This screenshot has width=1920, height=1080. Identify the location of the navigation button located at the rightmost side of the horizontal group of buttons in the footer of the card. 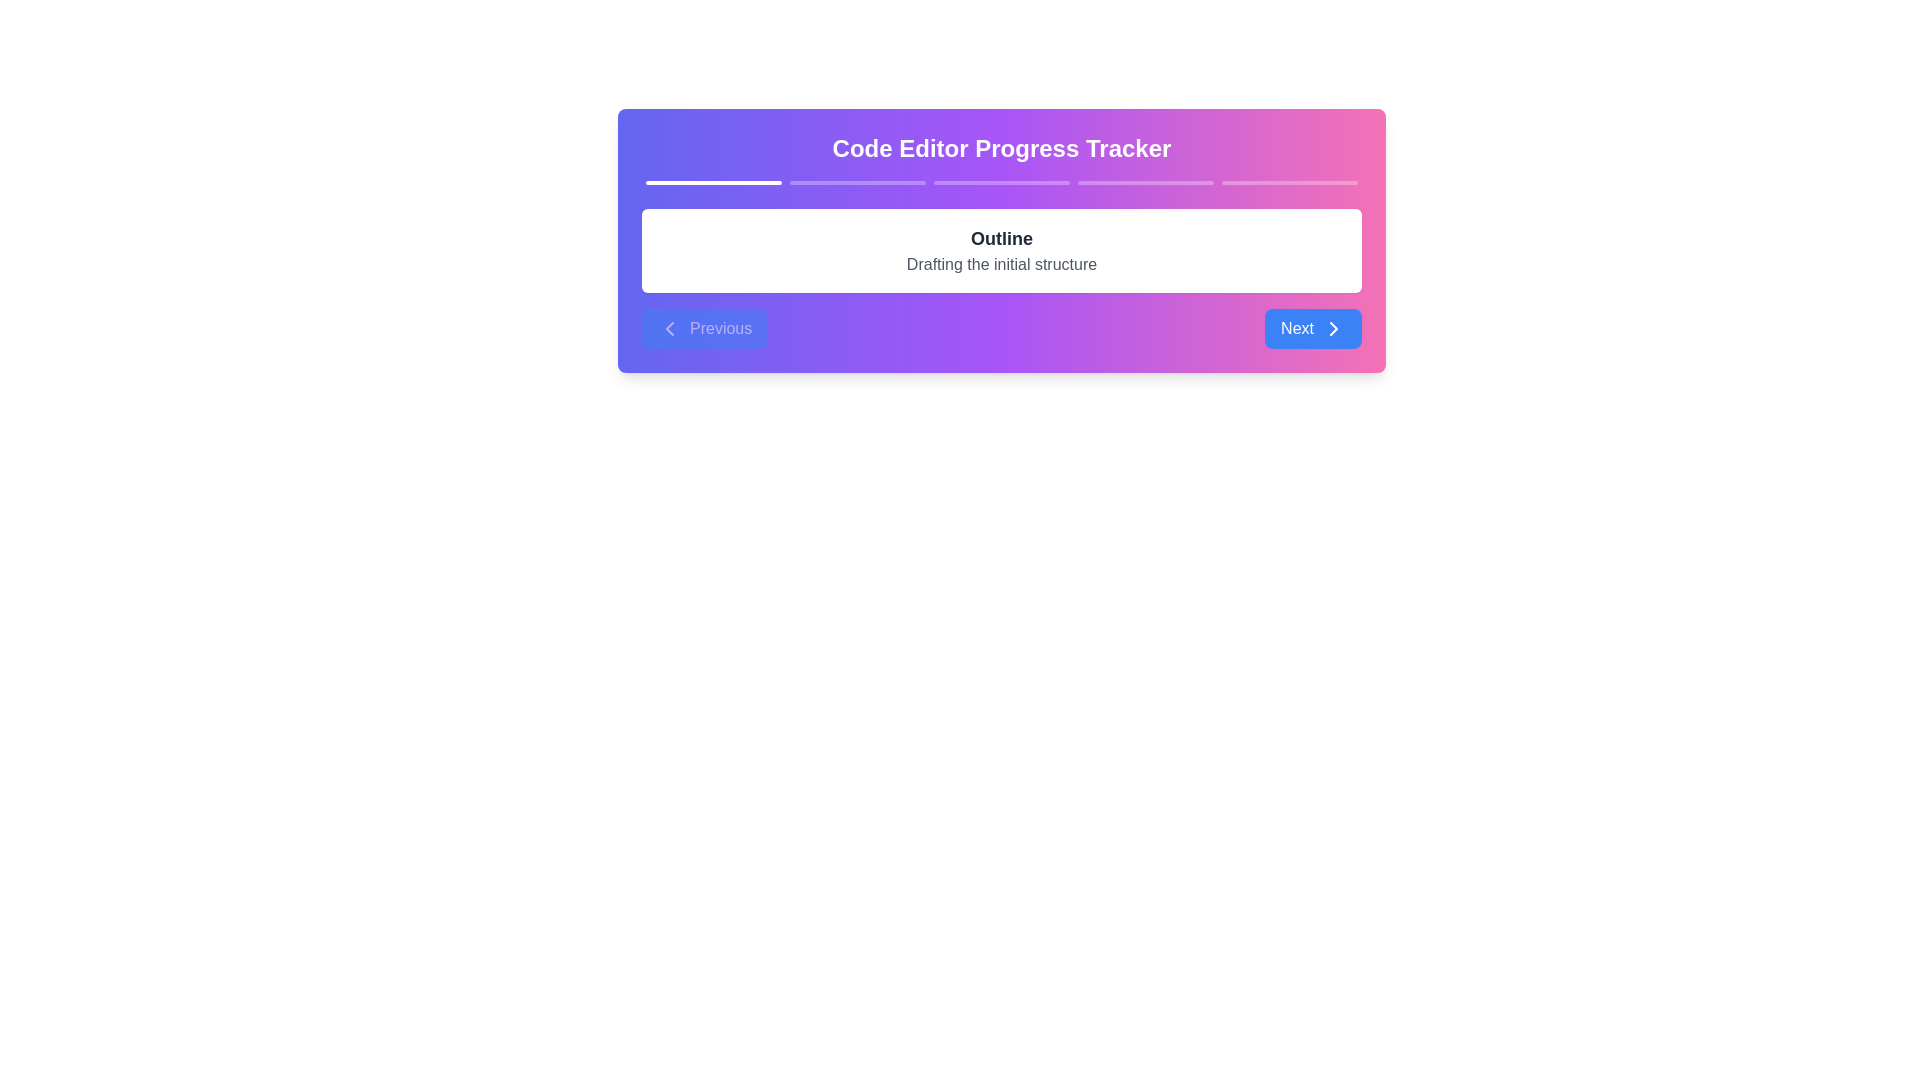
(1313, 327).